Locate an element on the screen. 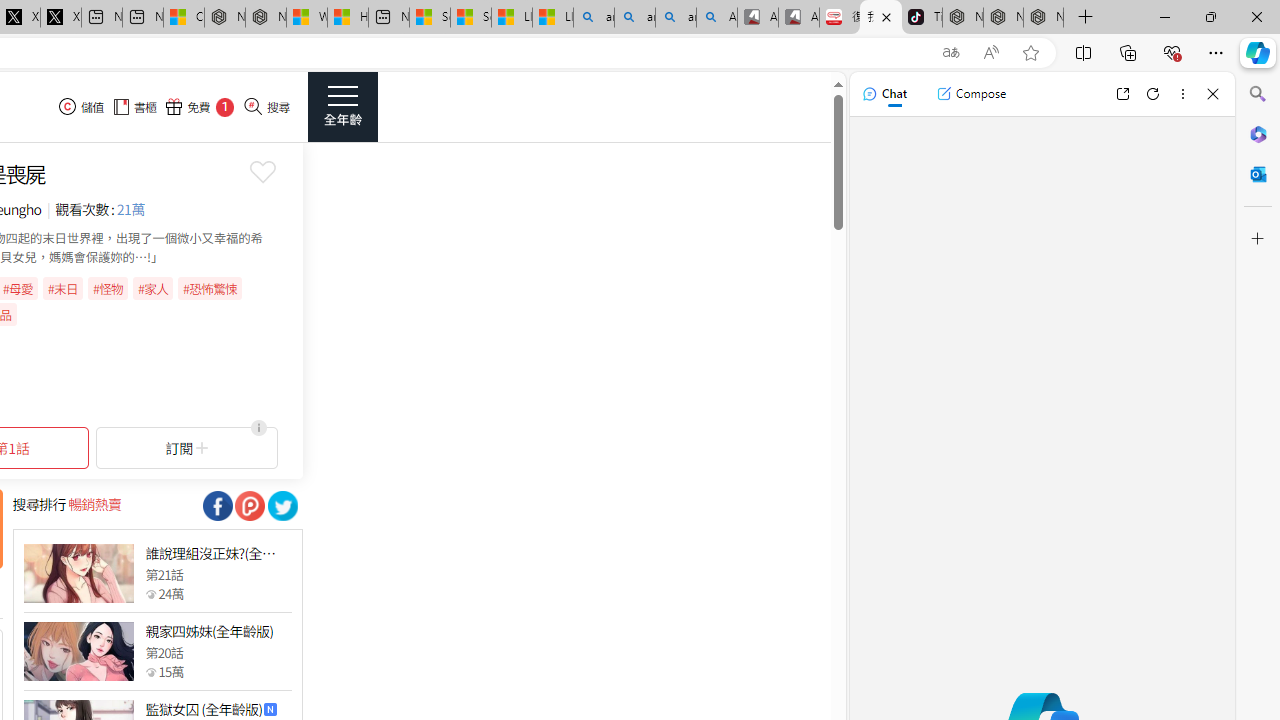 The height and width of the screenshot is (720, 1280). 'Chat' is located at coordinates (883, 93).